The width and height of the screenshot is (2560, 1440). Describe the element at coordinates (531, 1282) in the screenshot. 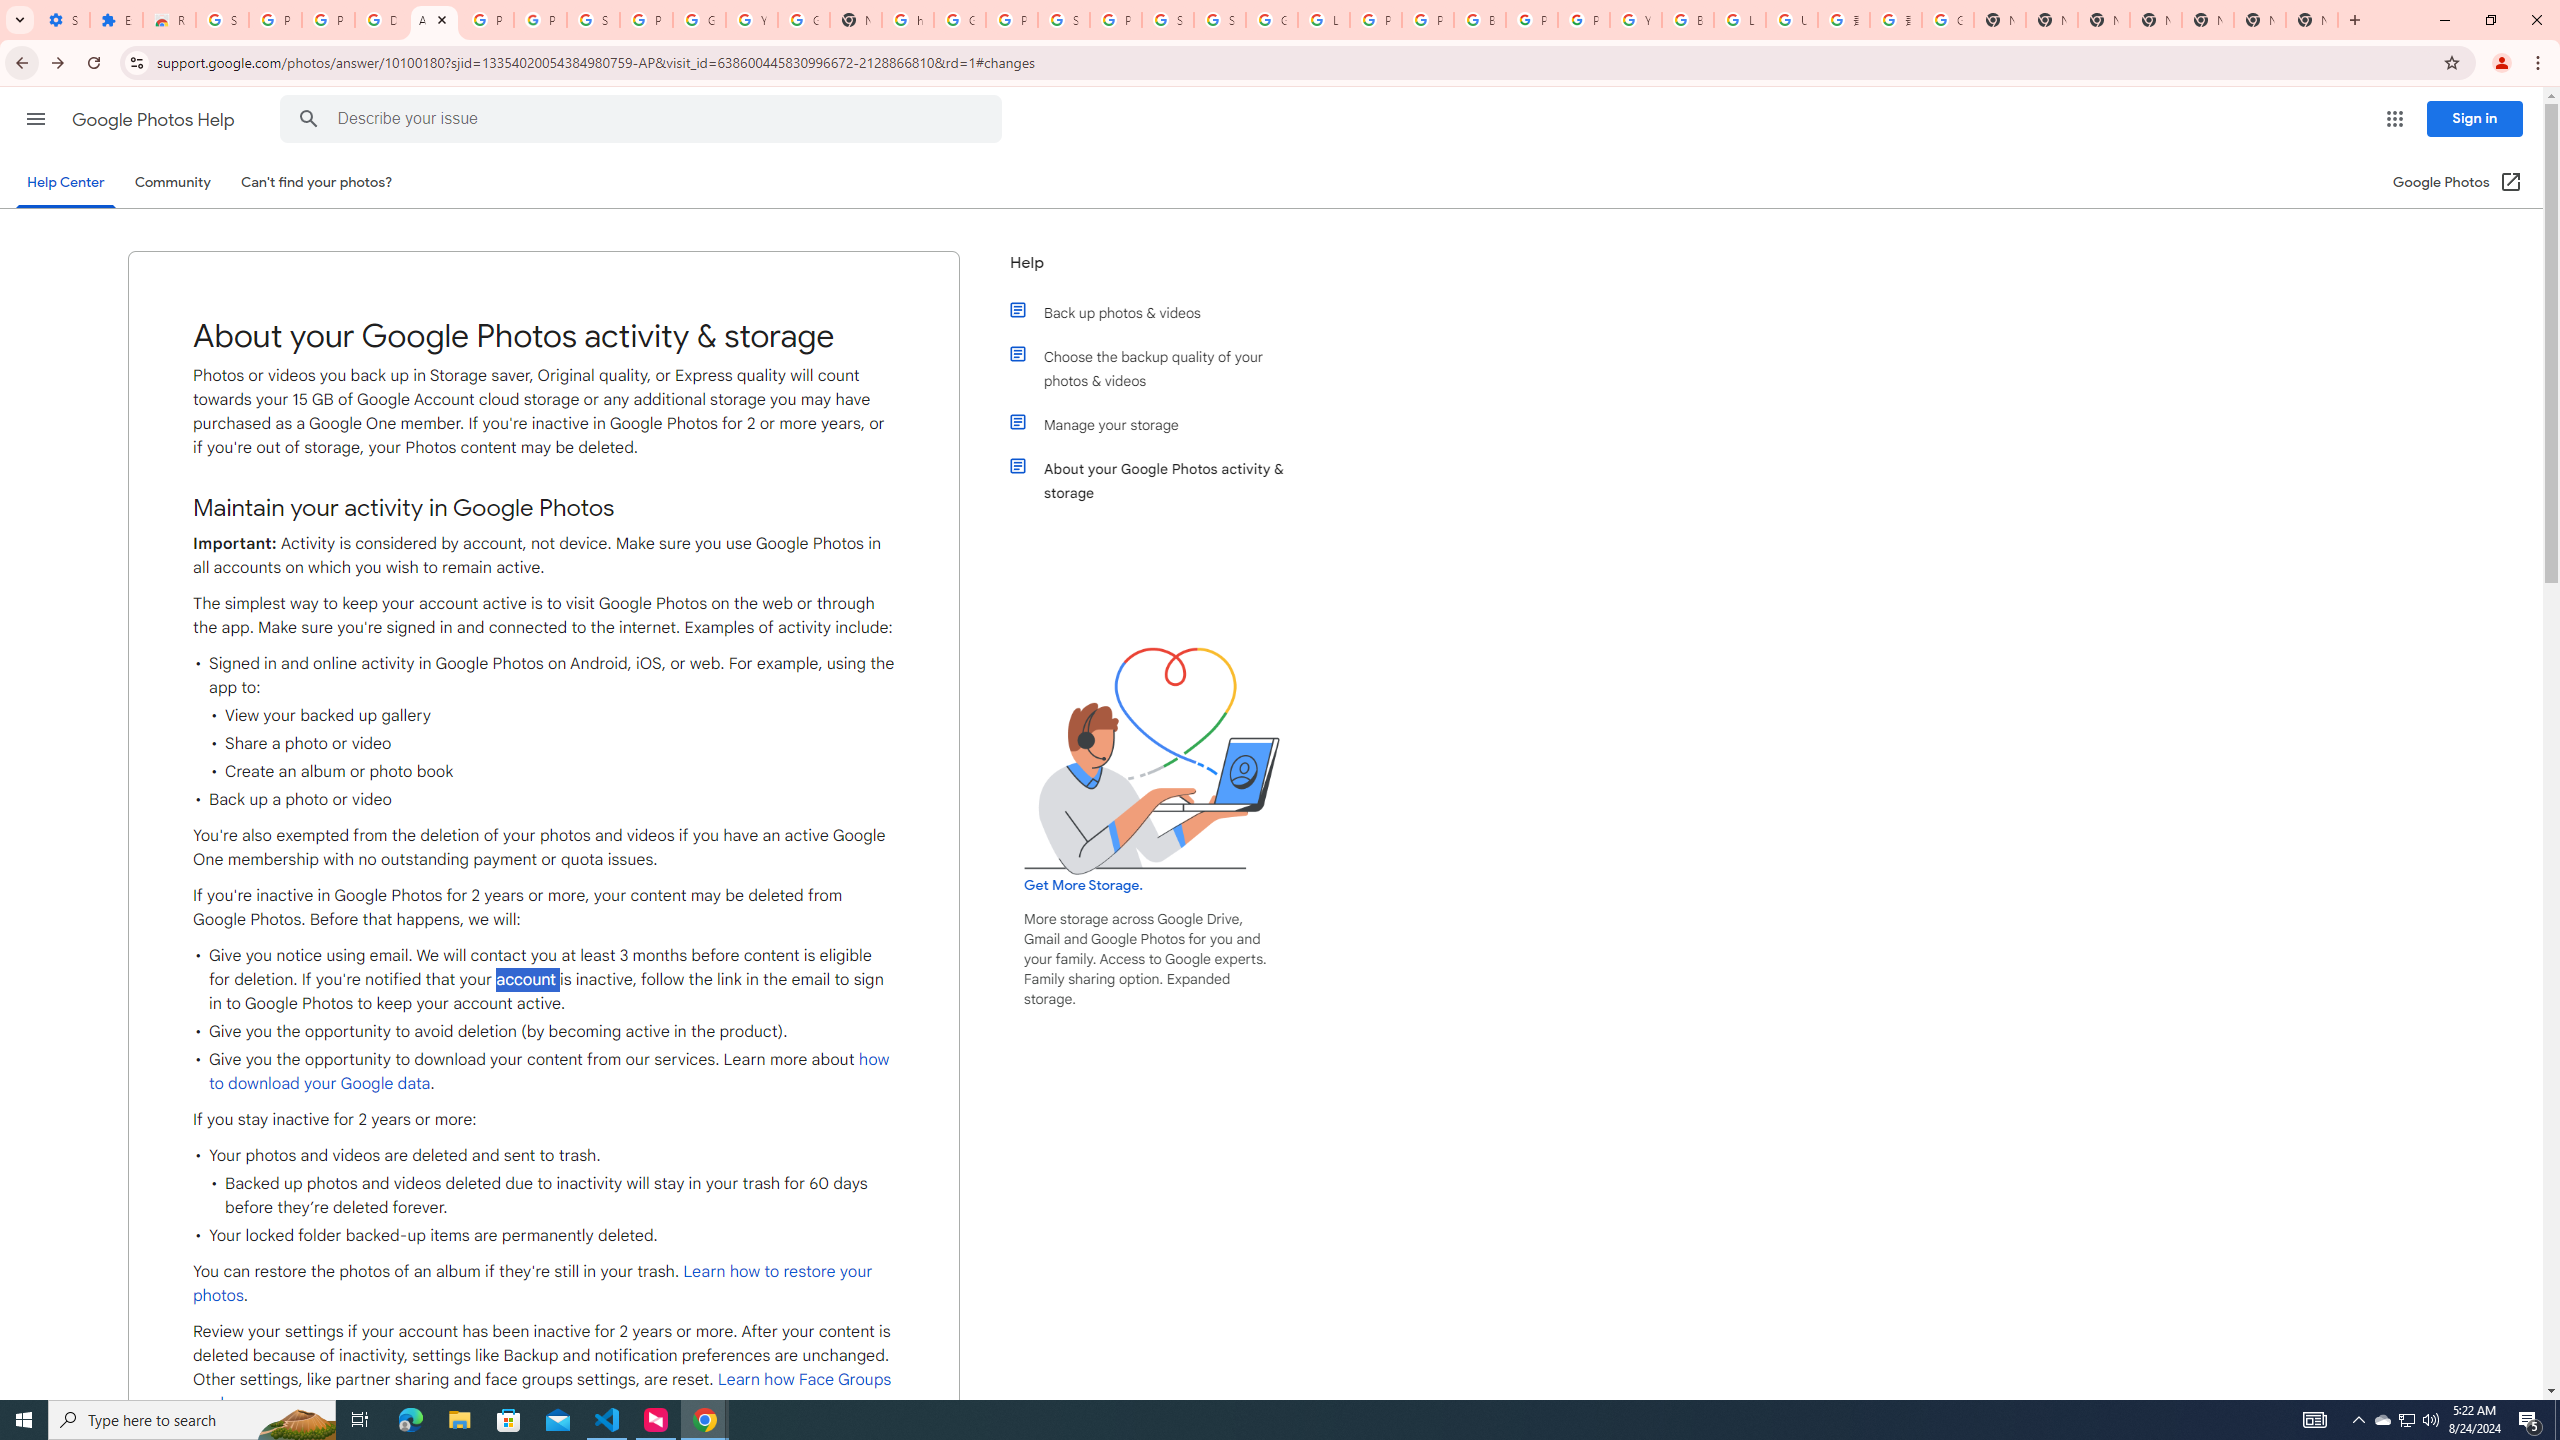

I see `'Learn how to restore your photos'` at that location.